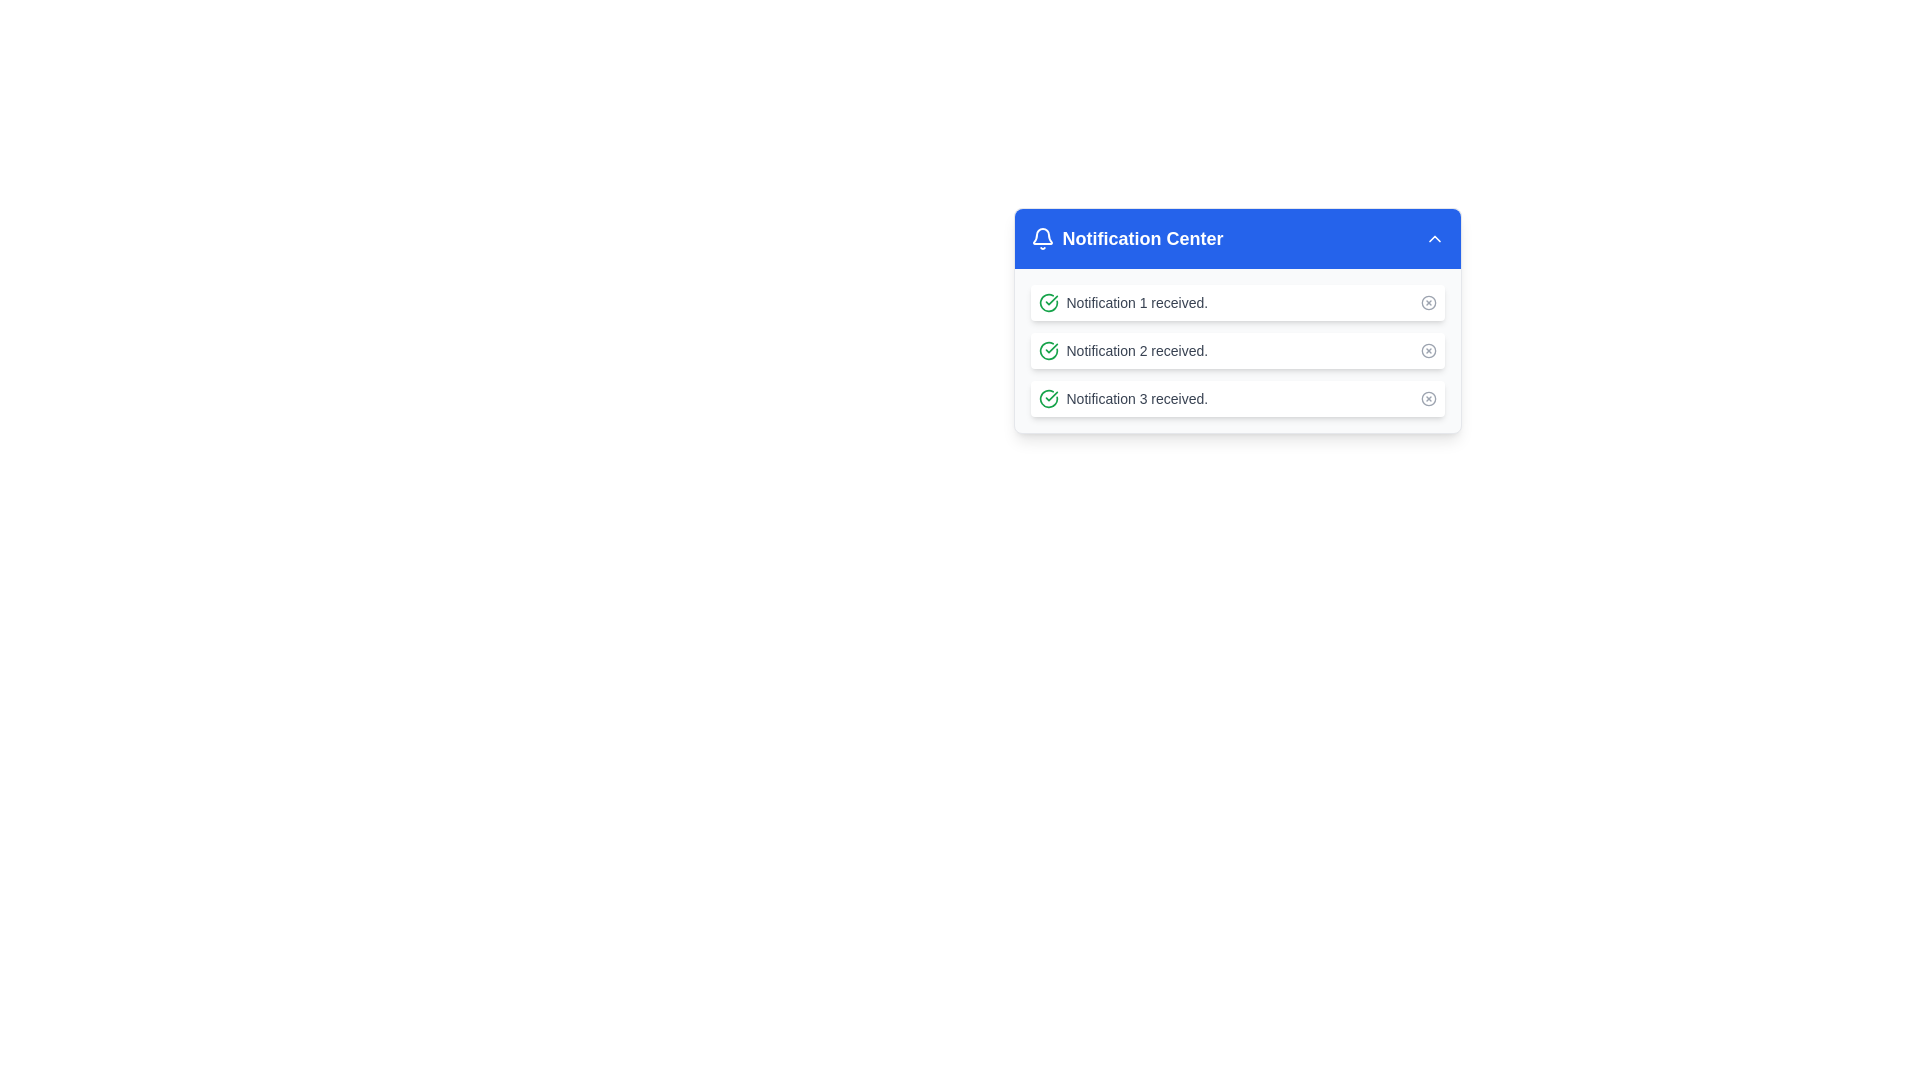  Describe the element at coordinates (1123, 350) in the screenshot. I see `the notification item labeled 'Notification 2 received.' which features a green check icon to associate the visual indication with the message` at that location.